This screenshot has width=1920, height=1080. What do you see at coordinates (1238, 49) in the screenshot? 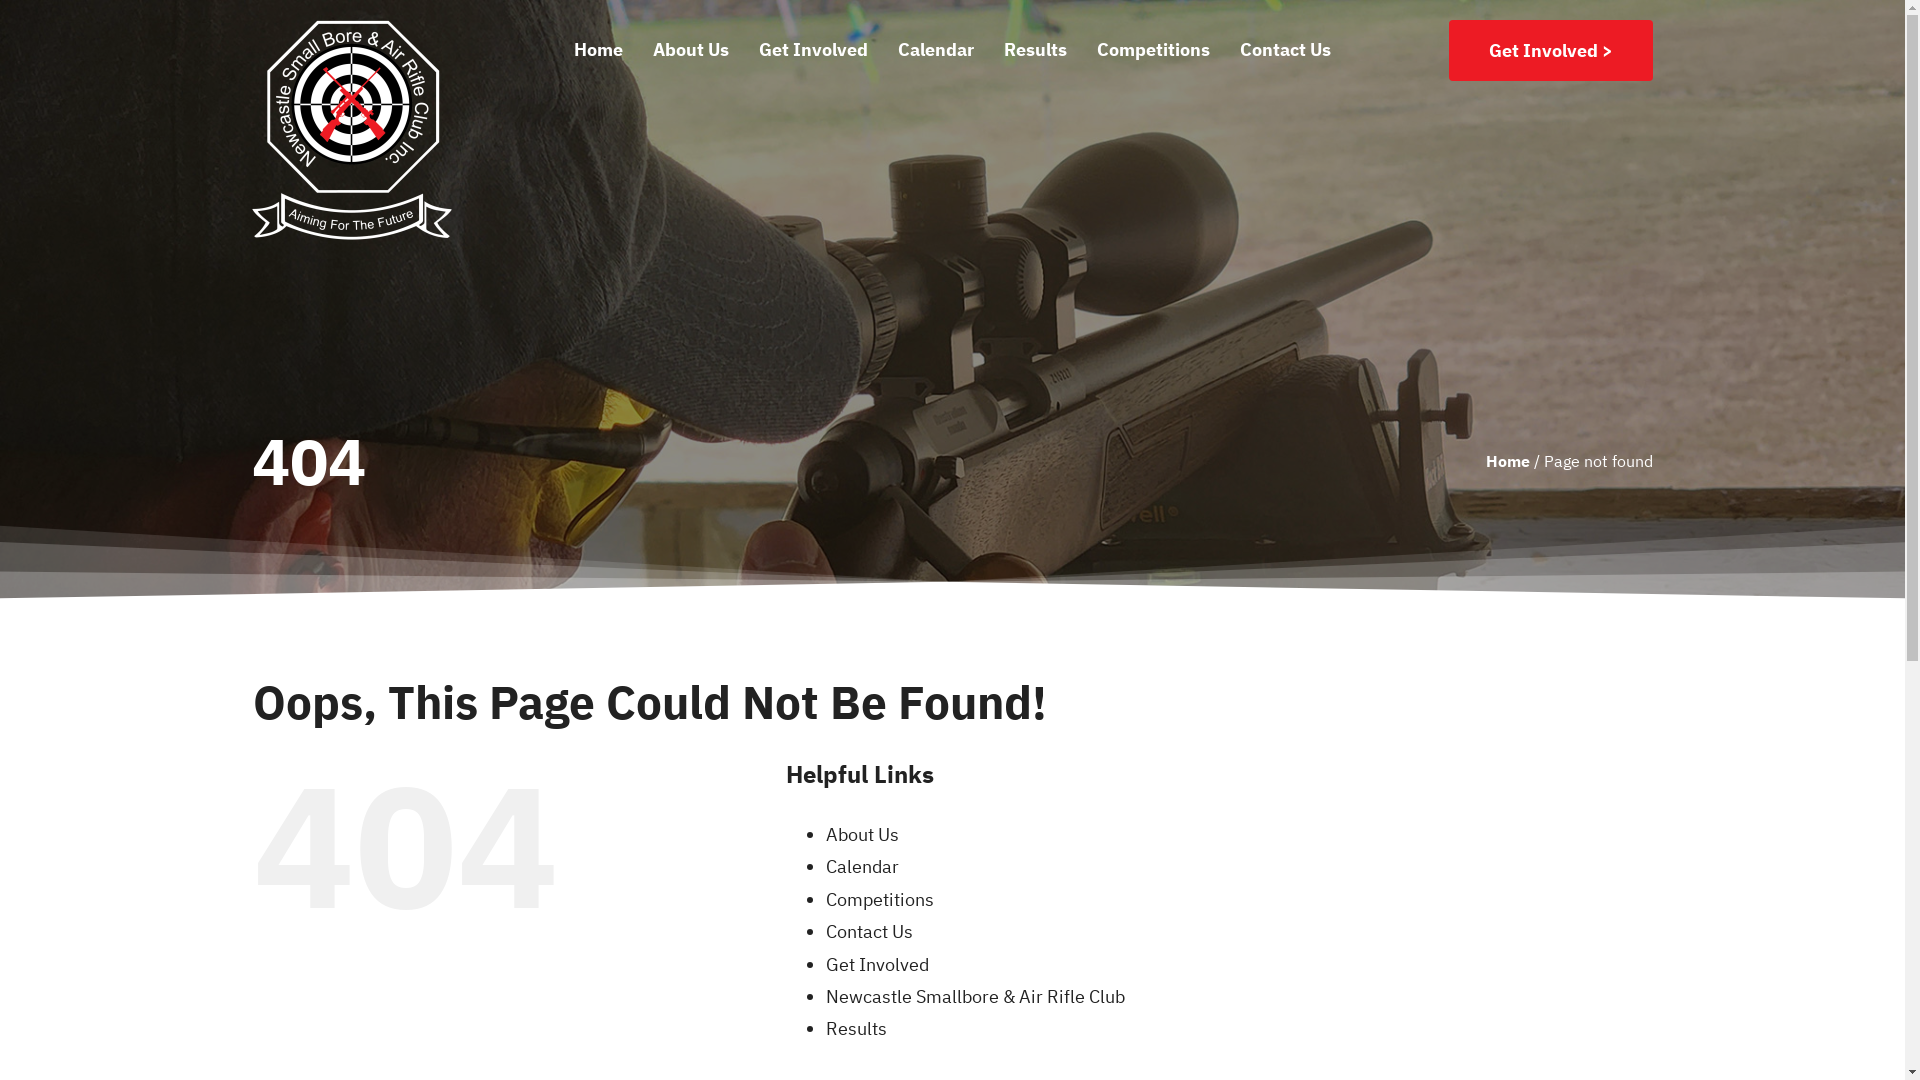
I see `'Contact Us'` at bounding box center [1238, 49].